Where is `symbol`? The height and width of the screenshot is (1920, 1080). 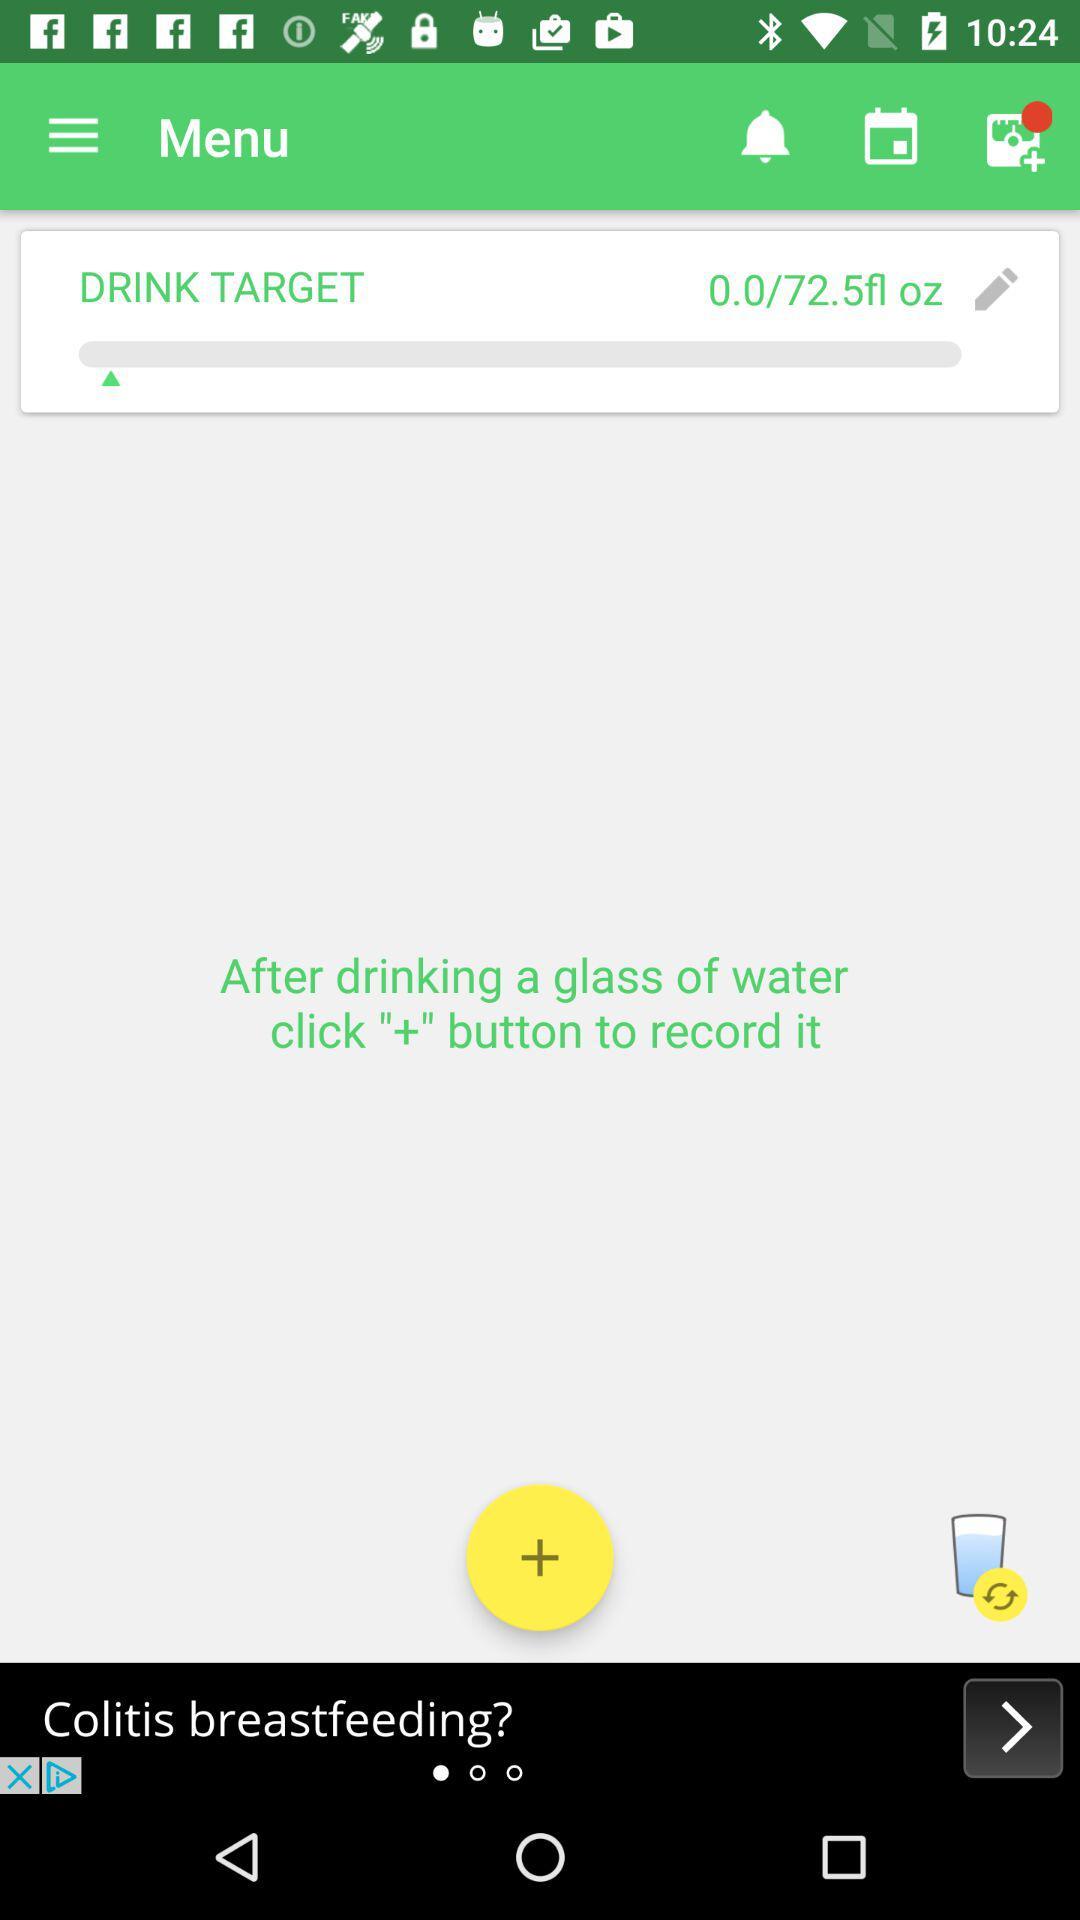 symbol is located at coordinates (540, 1556).